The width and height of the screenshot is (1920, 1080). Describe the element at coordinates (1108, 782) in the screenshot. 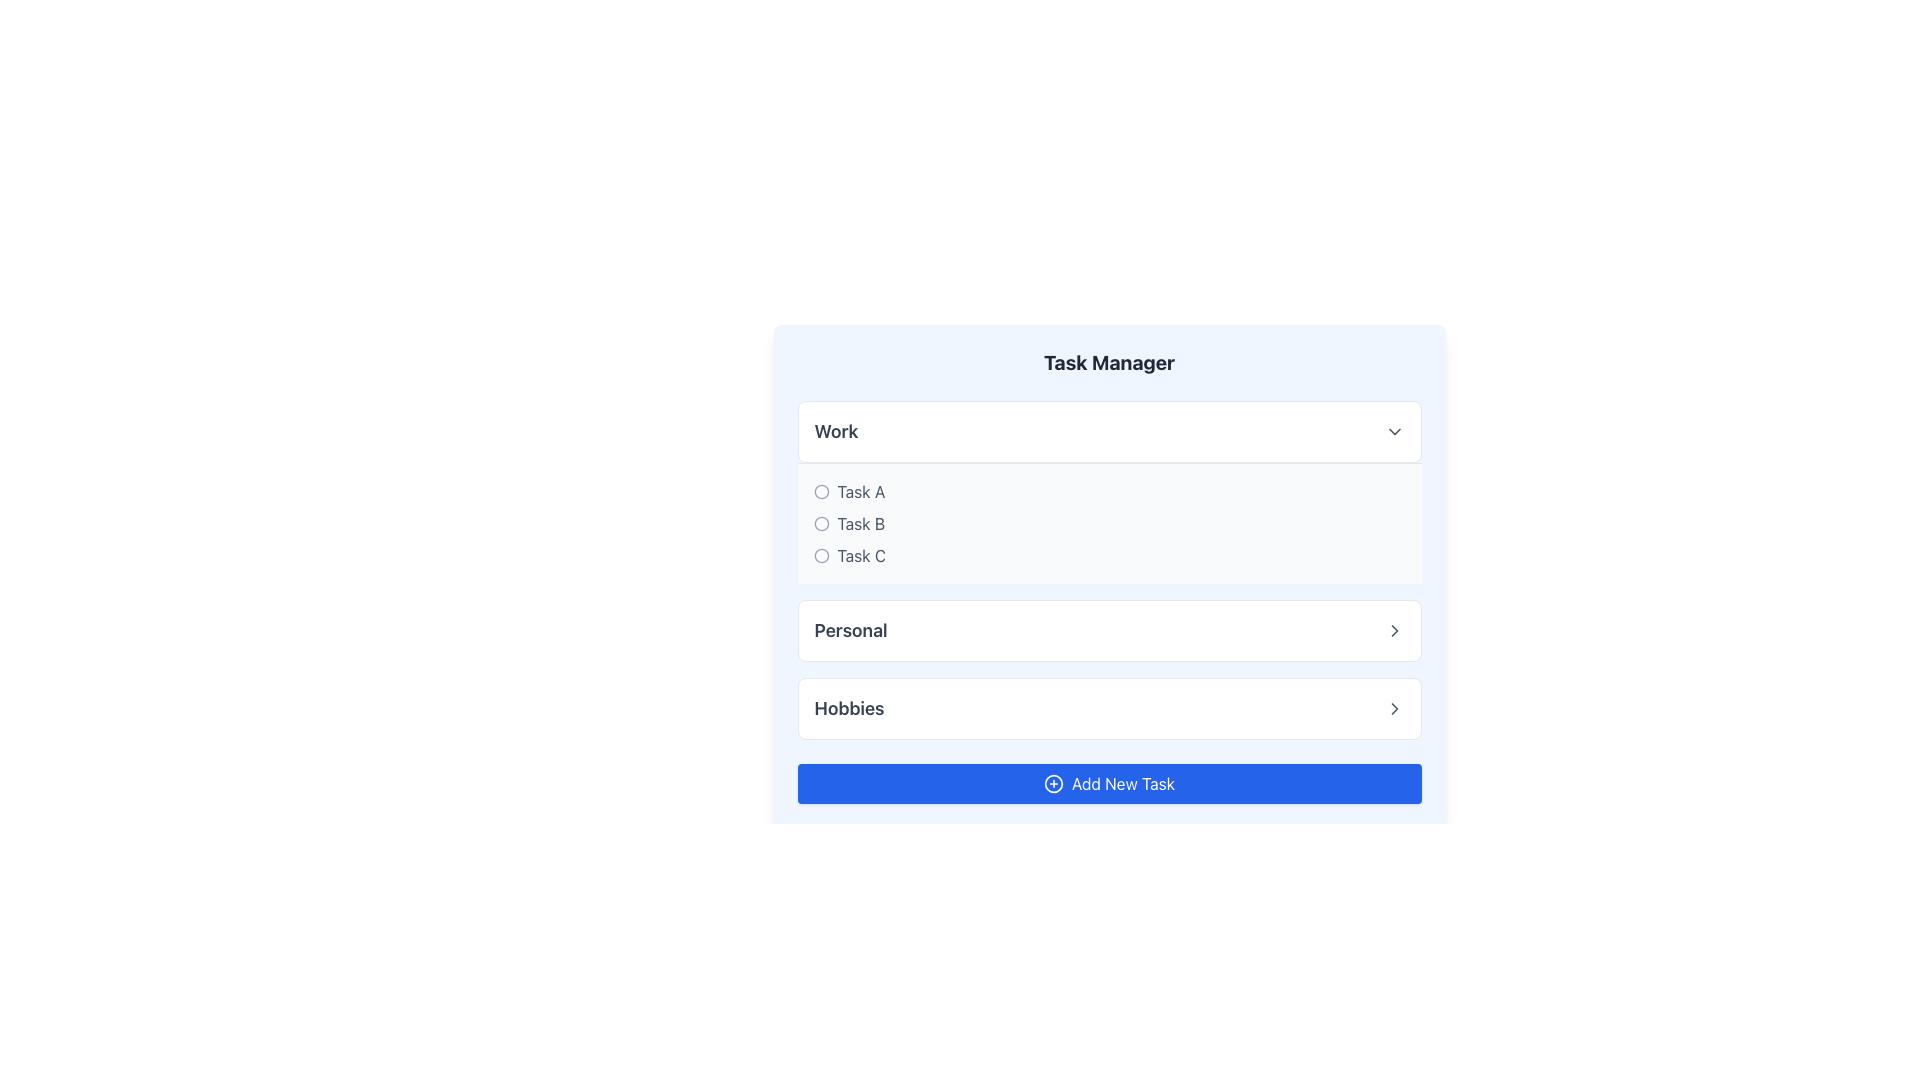

I see `the blue 'Add New Task' button with rounded edges located at the bottom of the 'Task Manager' panel` at that location.